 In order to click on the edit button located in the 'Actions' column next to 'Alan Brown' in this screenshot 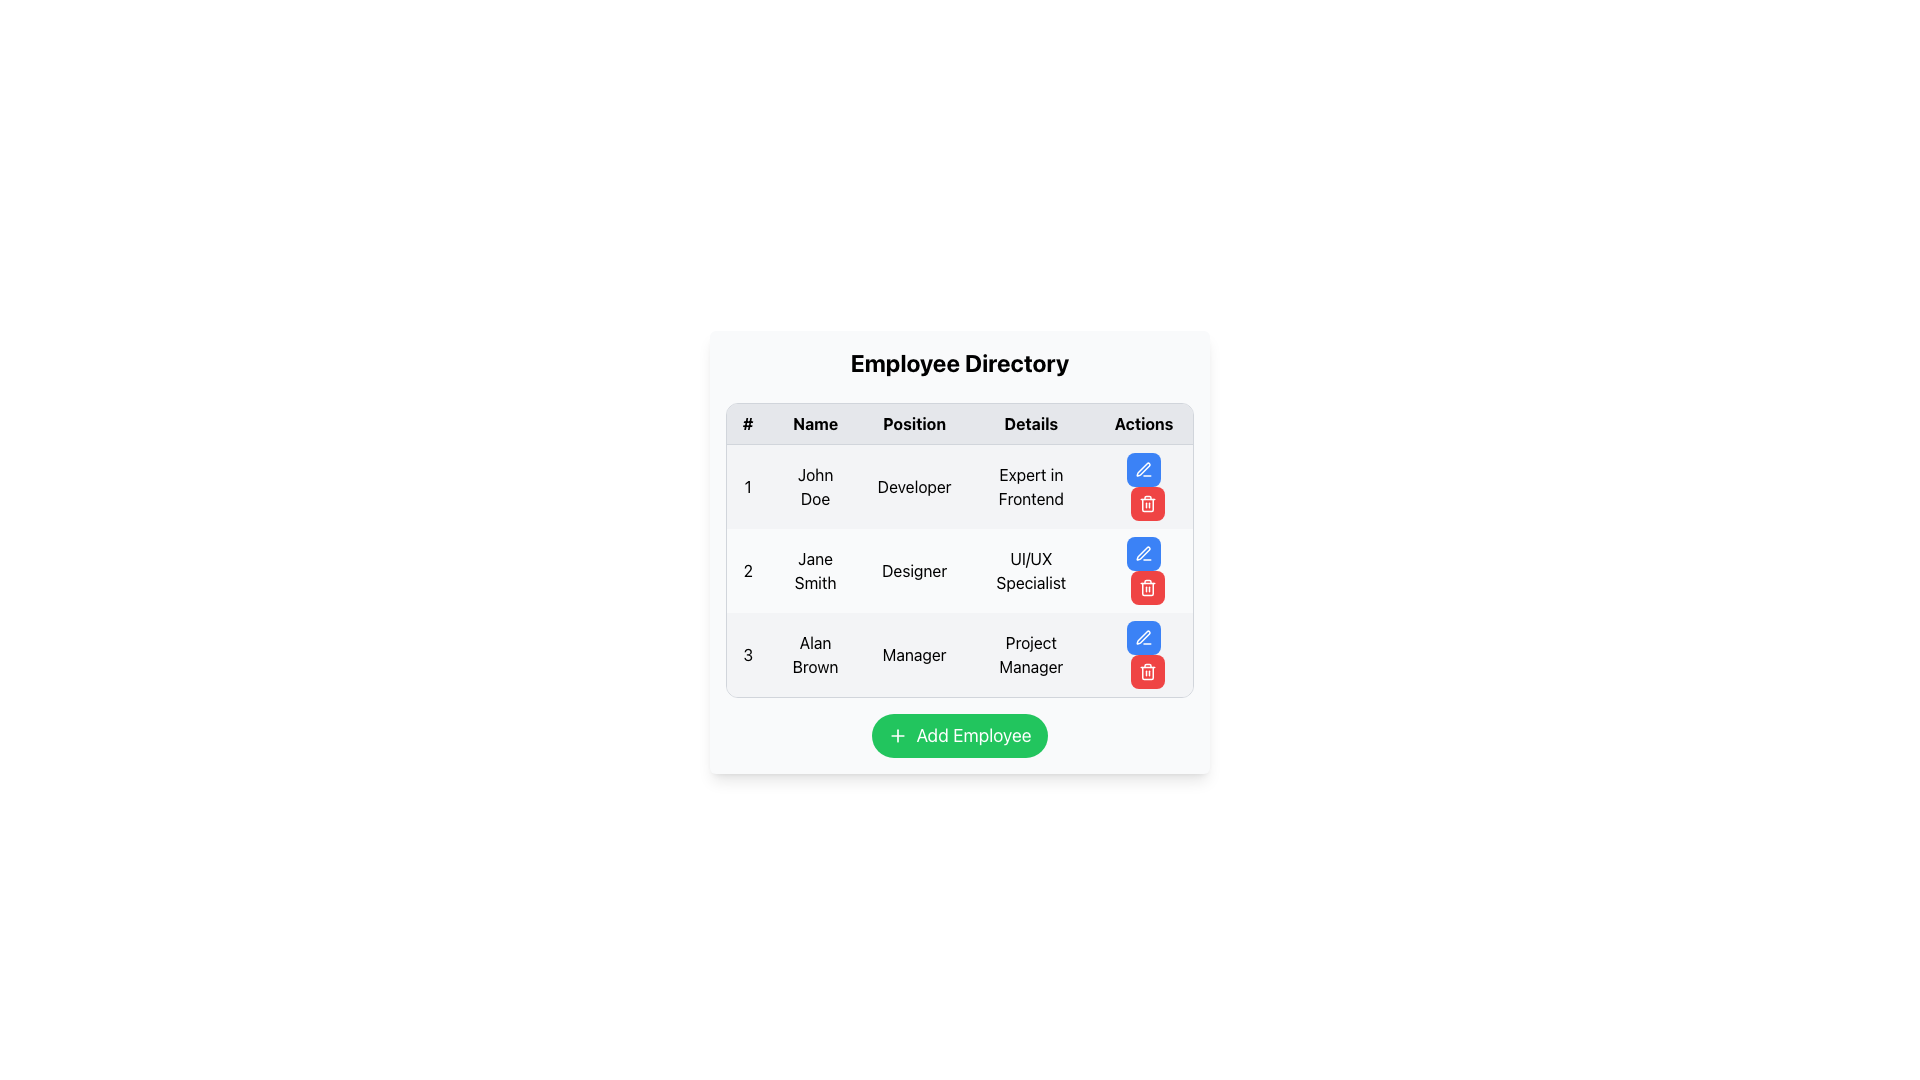, I will do `click(1144, 637)`.